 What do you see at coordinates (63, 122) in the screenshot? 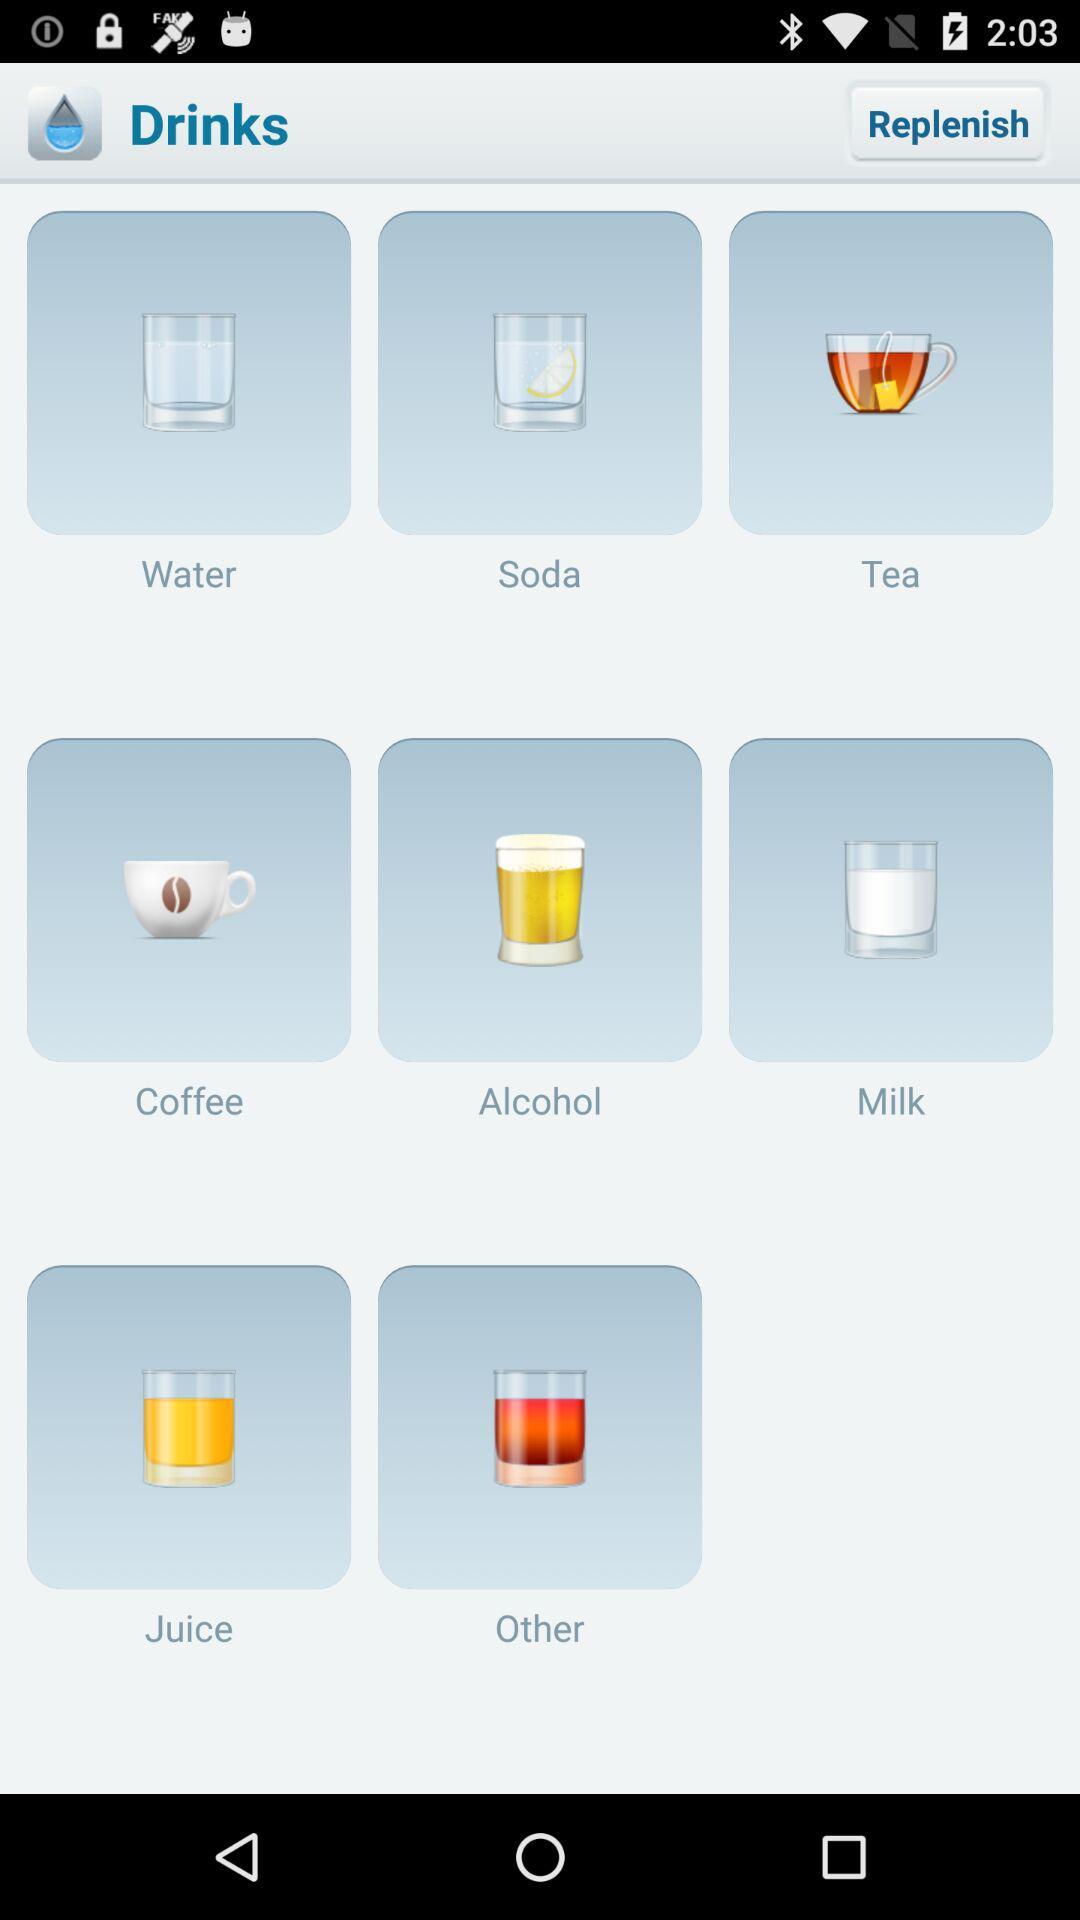
I see `go back` at bounding box center [63, 122].